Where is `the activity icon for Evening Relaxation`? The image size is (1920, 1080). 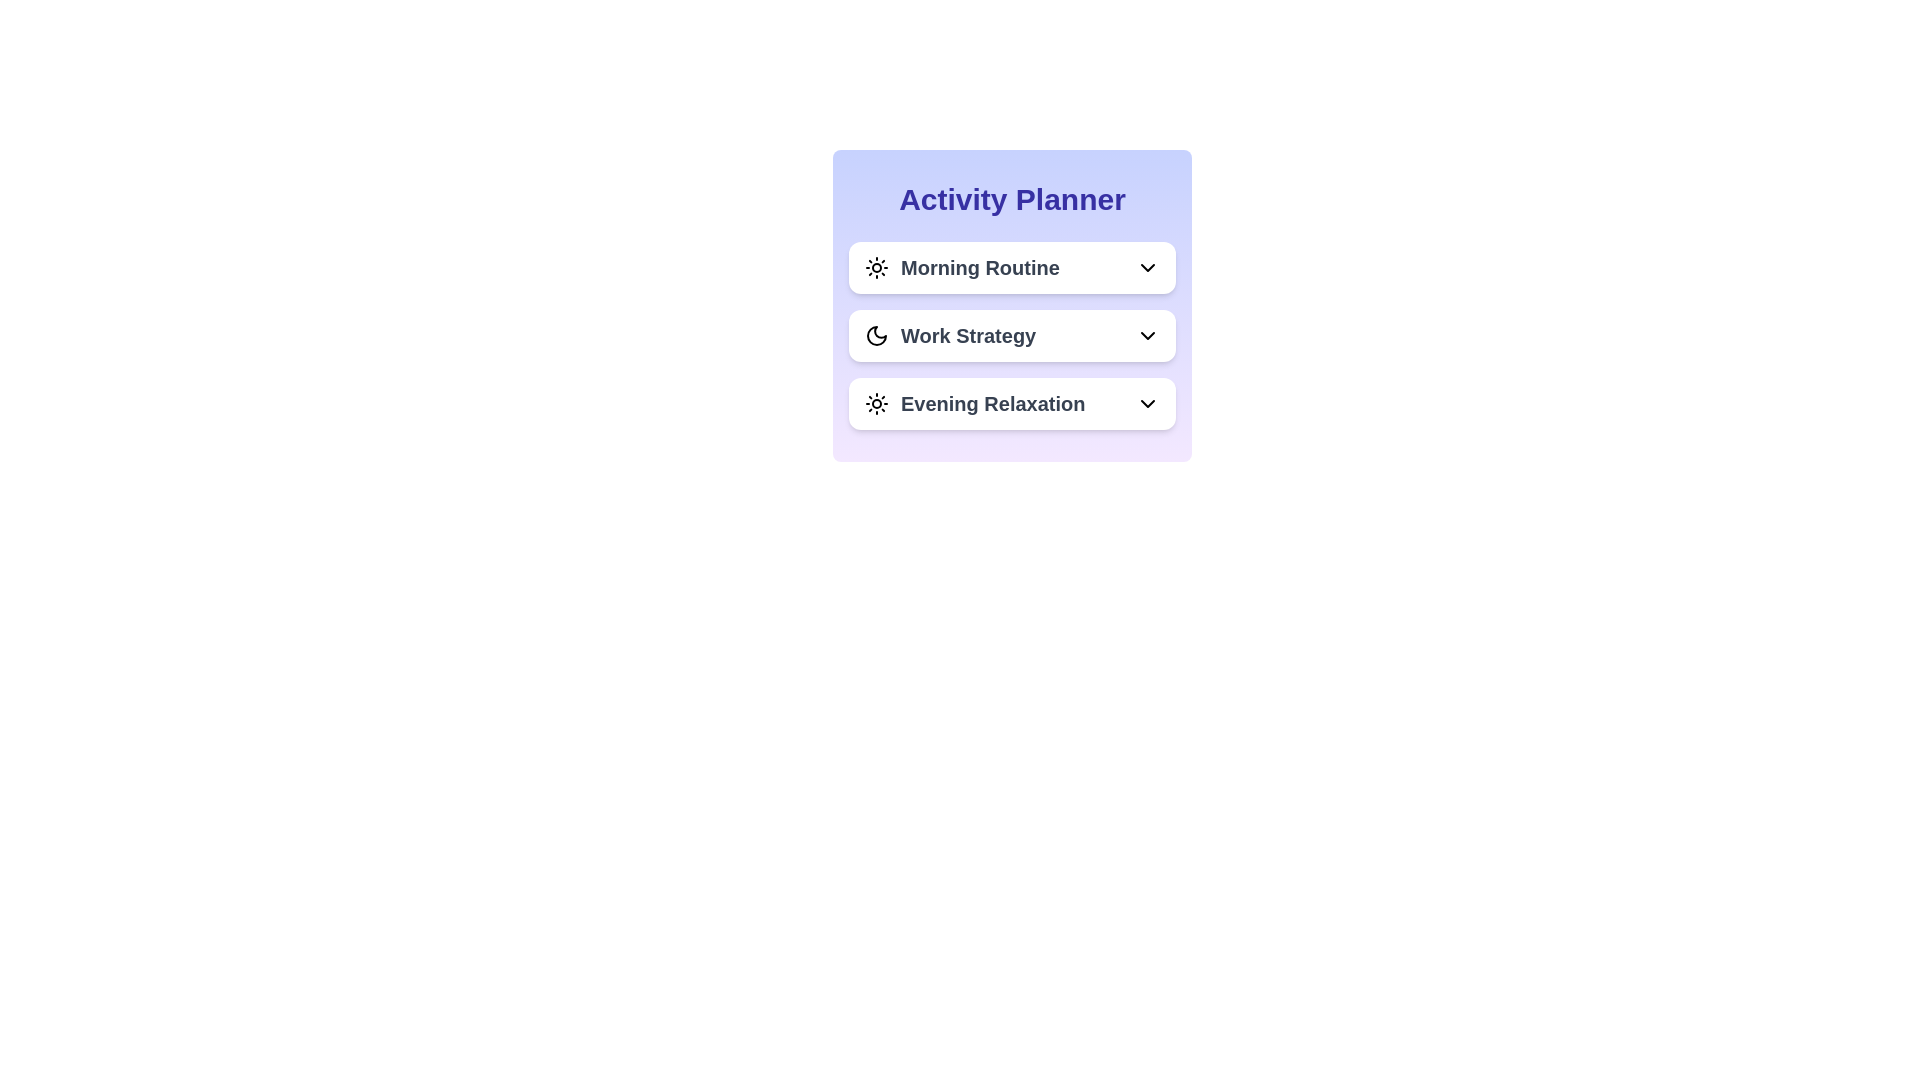 the activity icon for Evening Relaxation is located at coordinates (877, 404).